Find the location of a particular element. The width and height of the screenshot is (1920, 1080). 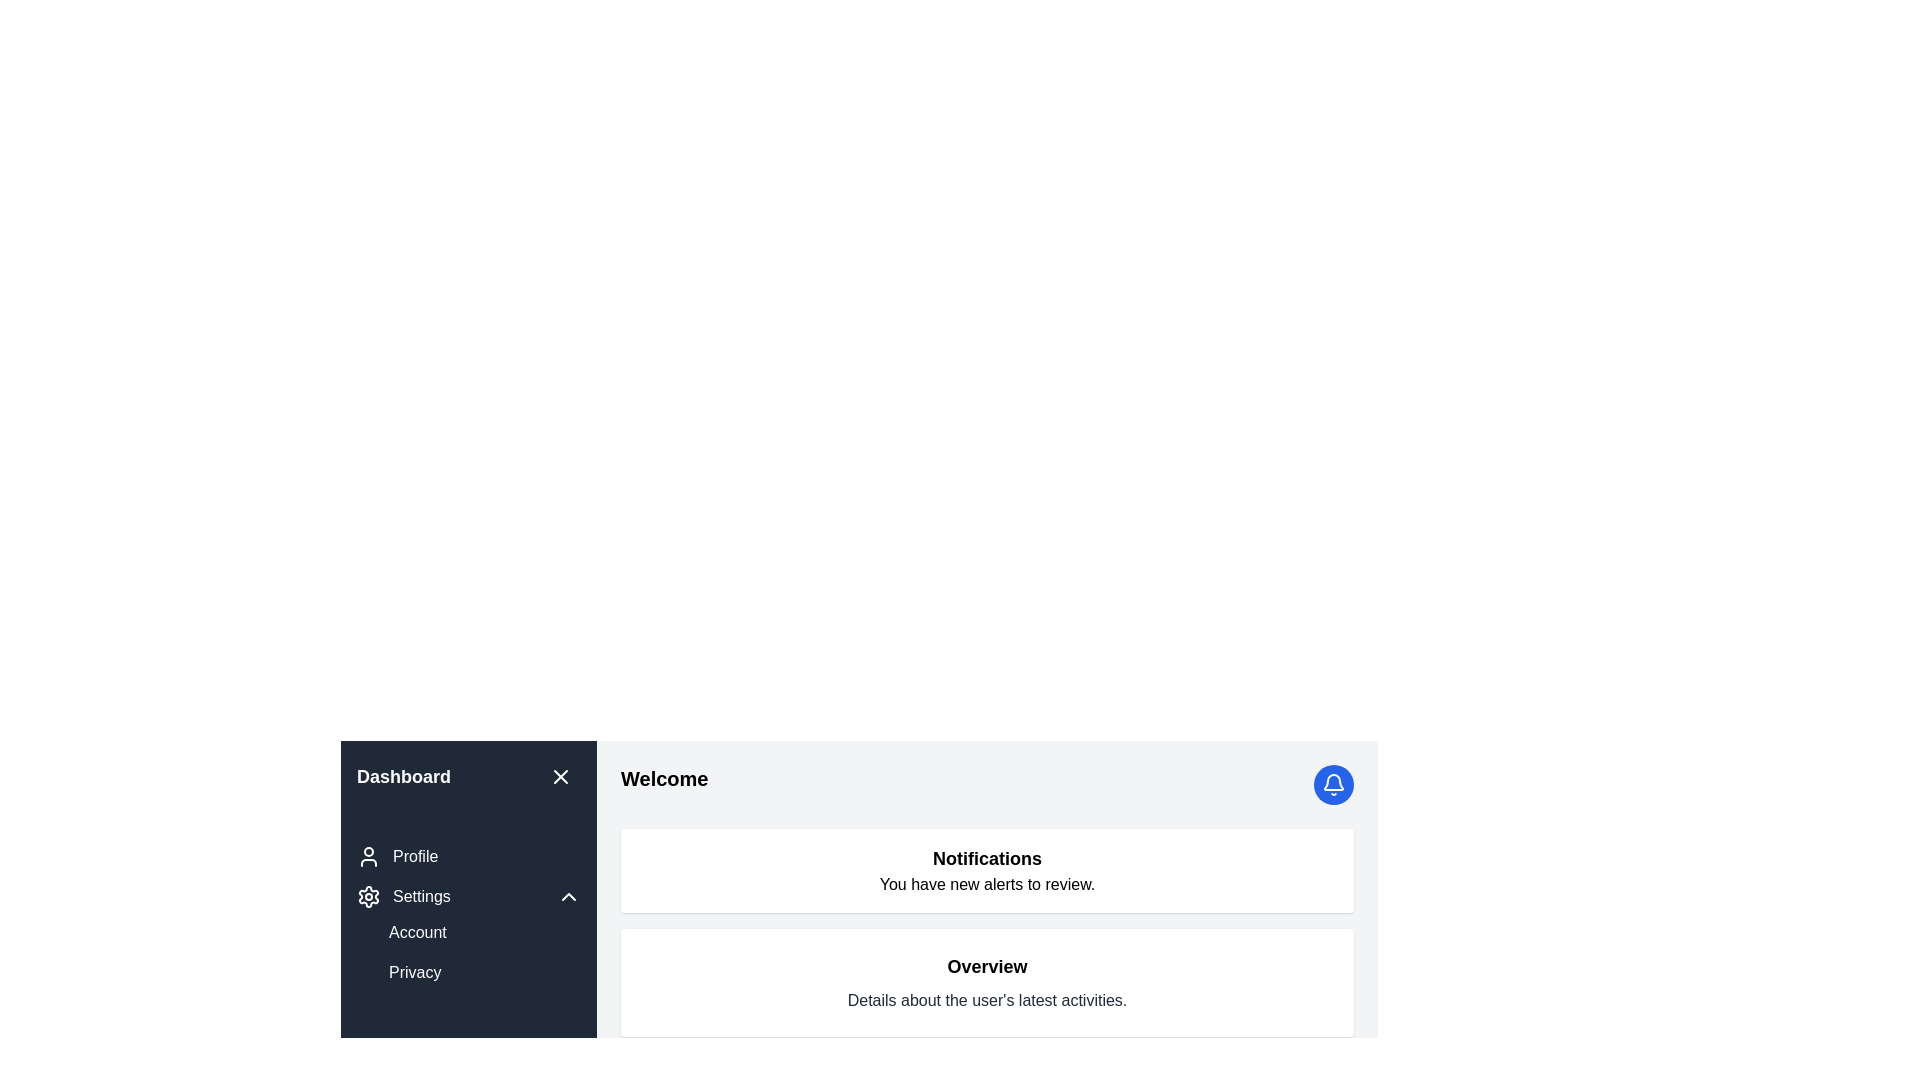

the 'Privacy' button, which is styled as a clickable menu item in the dark sidebar, located under the 'Account' section is located at coordinates (413, 971).